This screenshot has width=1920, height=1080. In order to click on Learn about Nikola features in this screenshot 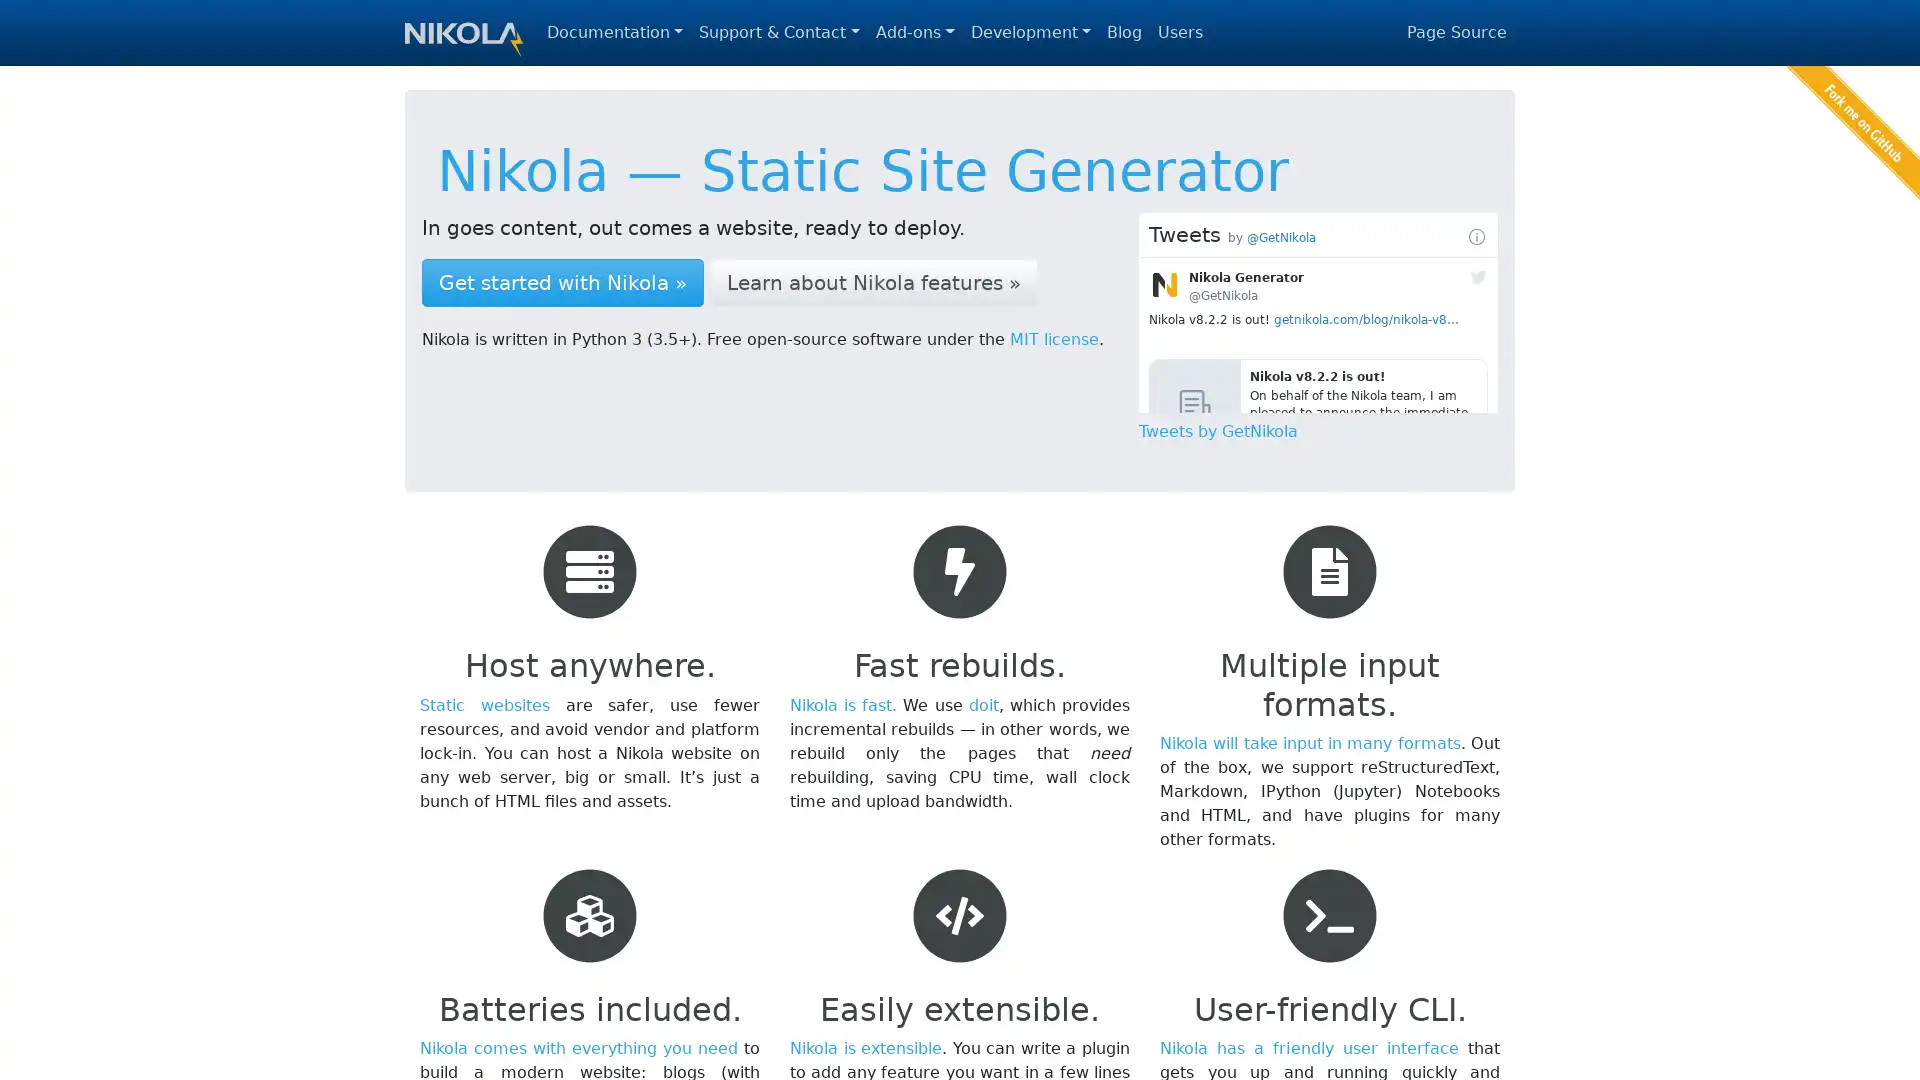, I will do `click(873, 282)`.